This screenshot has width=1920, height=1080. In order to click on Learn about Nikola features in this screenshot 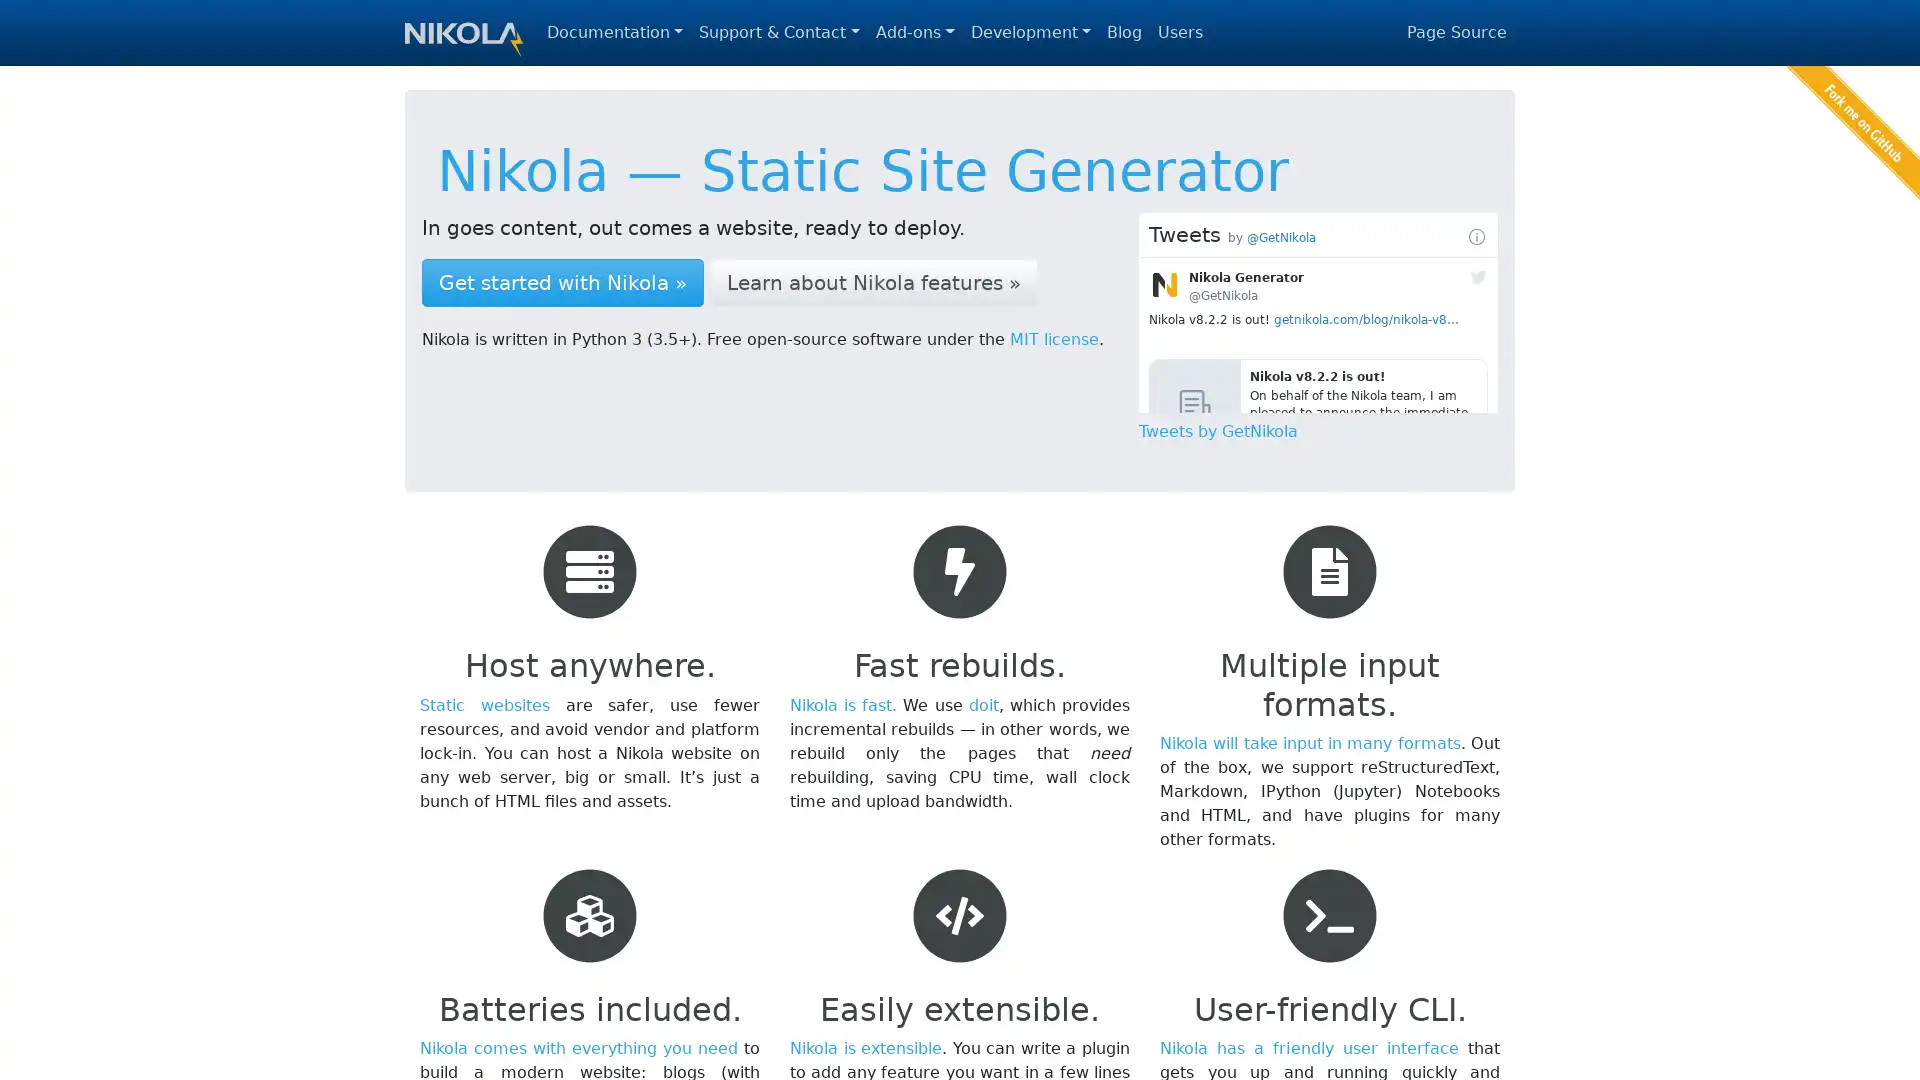, I will do `click(873, 282)`.